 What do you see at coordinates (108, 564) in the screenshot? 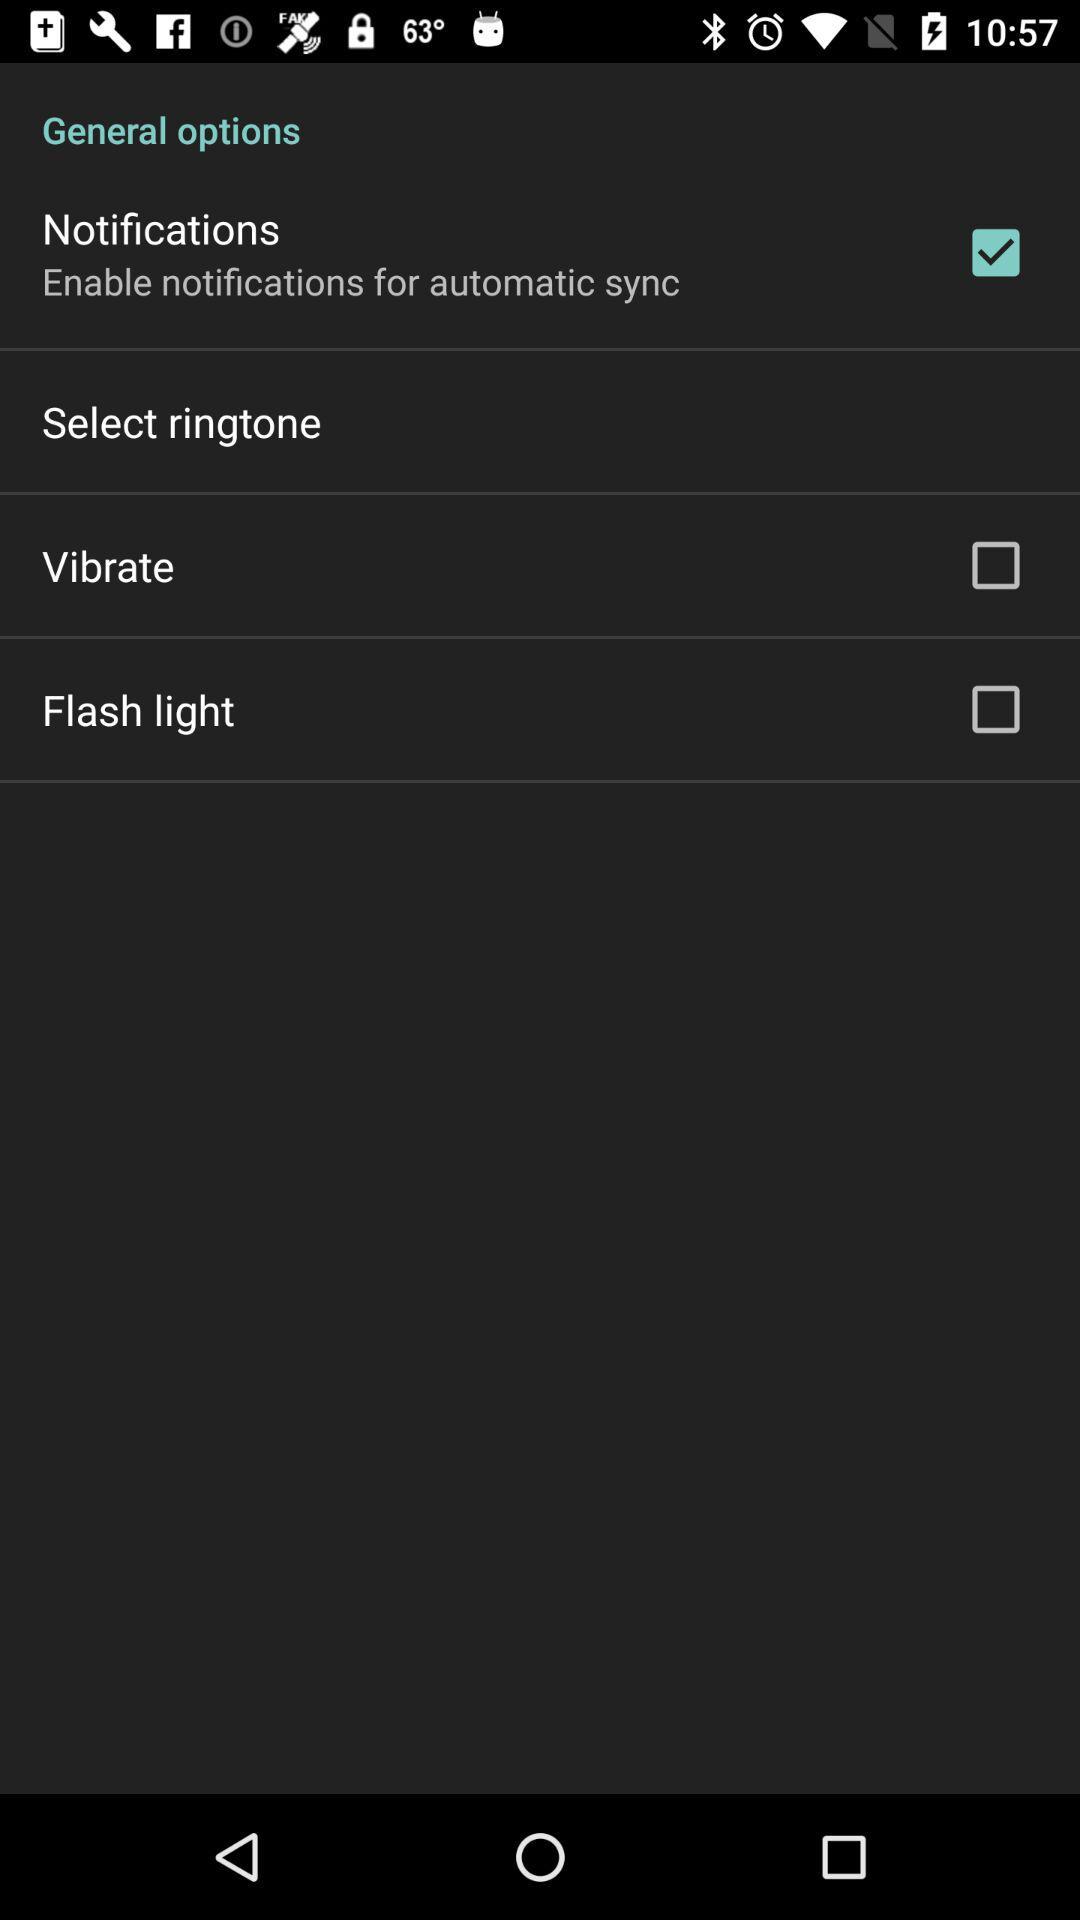
I see `the vibrate` at bounding box center [108, 564].